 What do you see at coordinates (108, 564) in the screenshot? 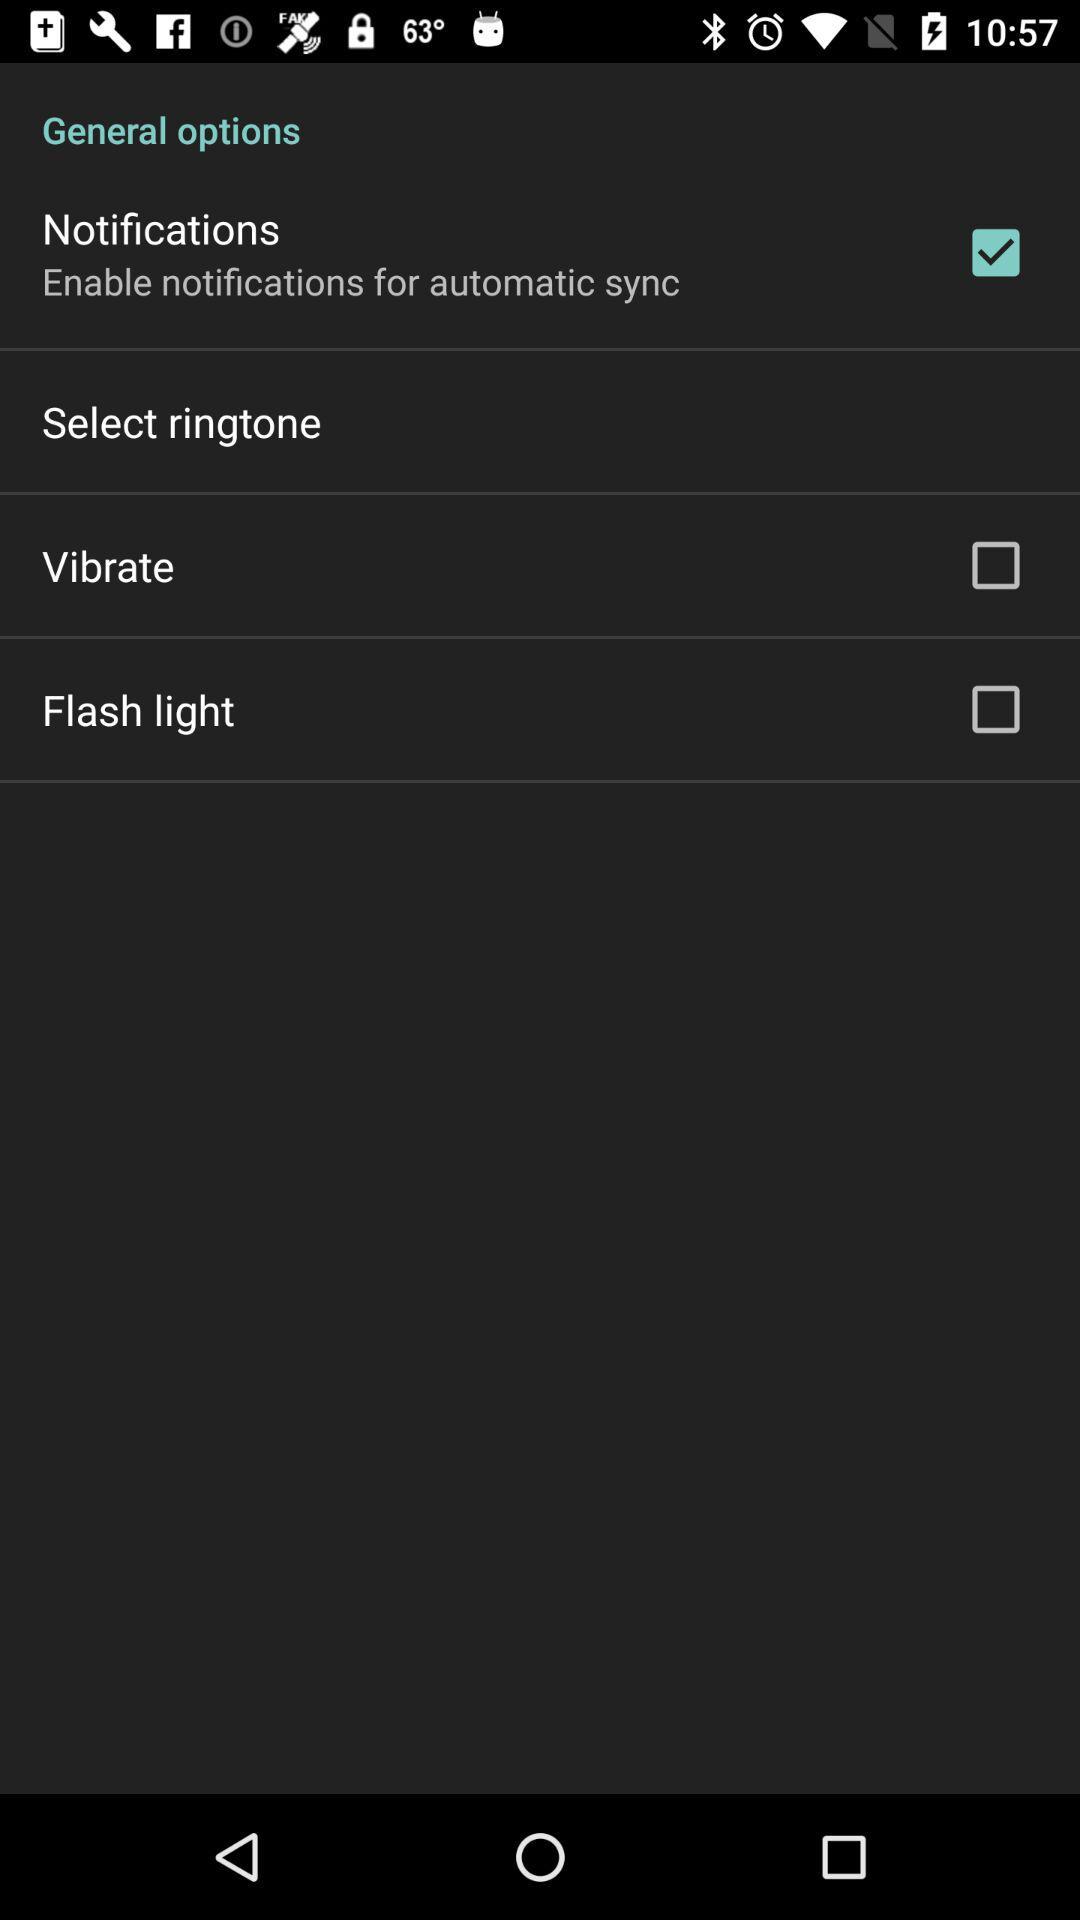
I see `the vibrate` at bounding box center [108, 564].